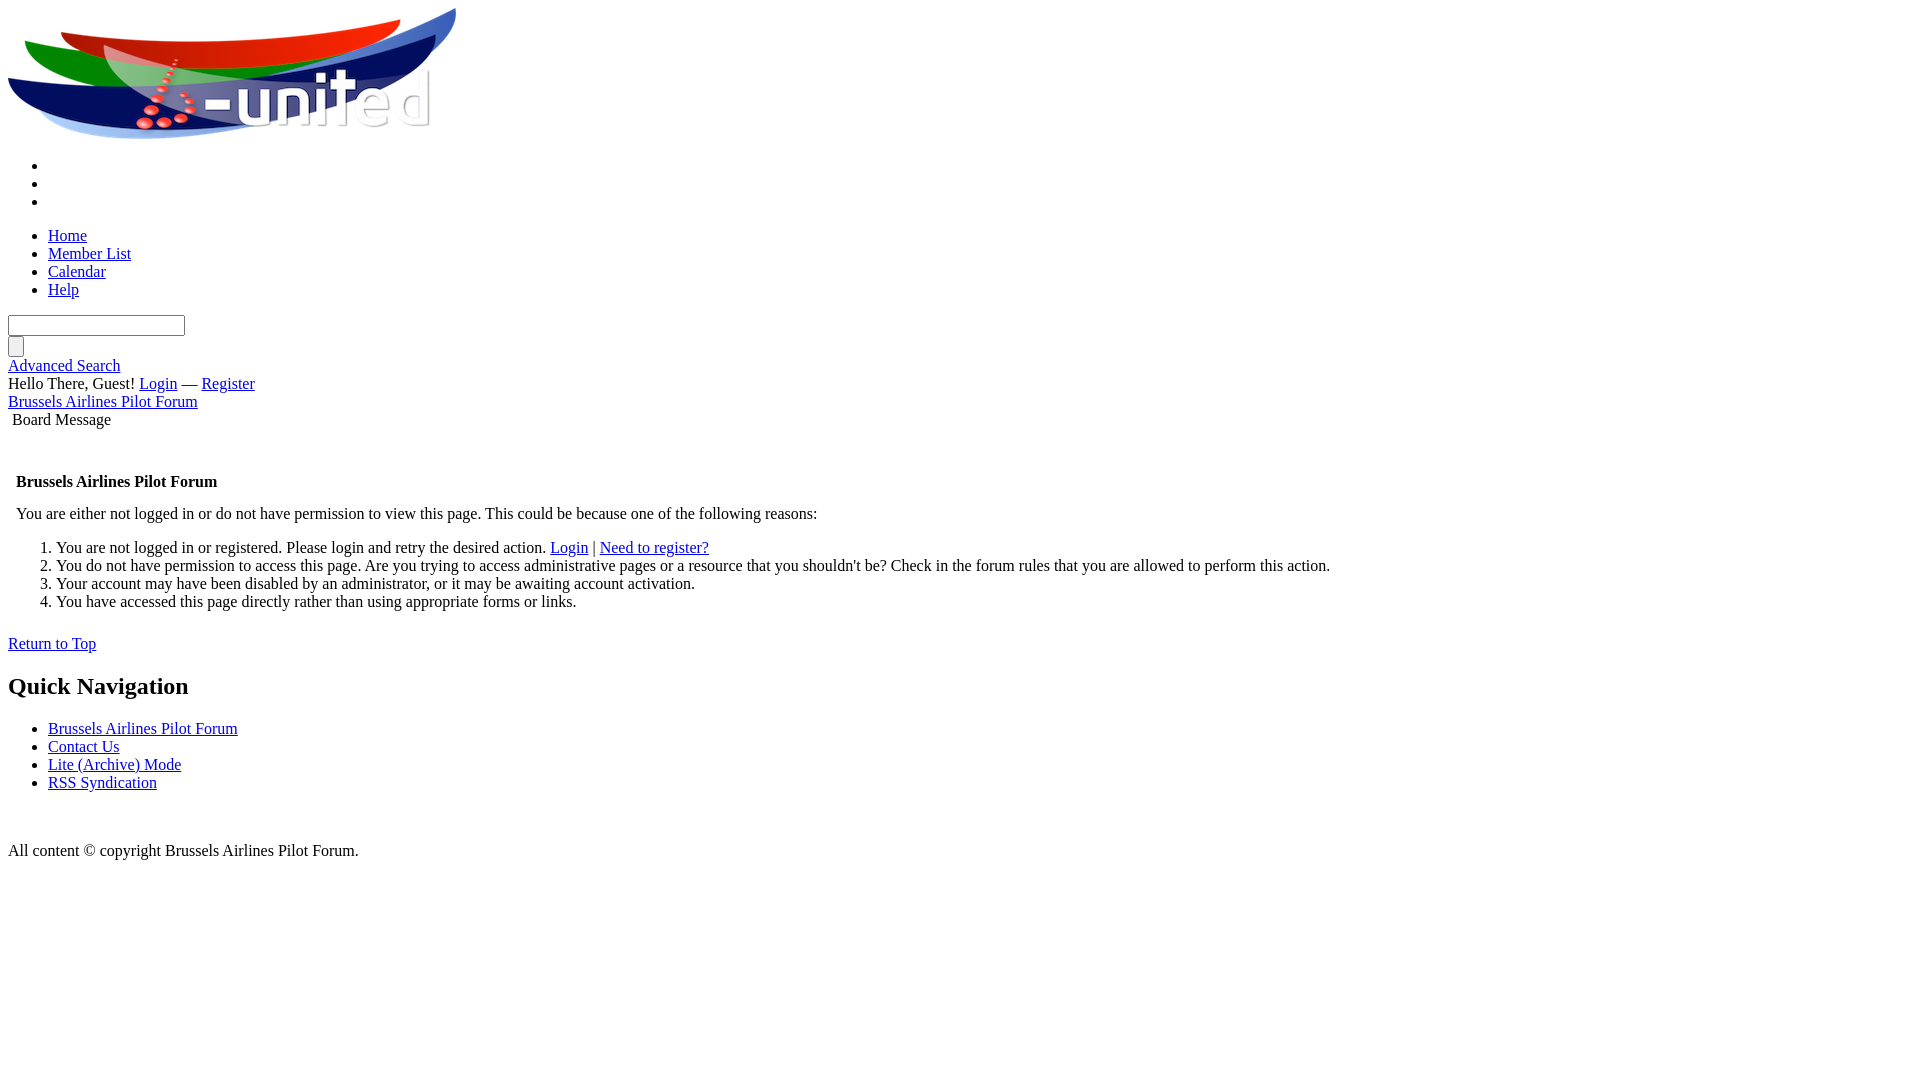  Describe the element at coordinates (8, 73) in the screenshot. I see `'Brussels Airlines Pilot Forum'` at that location.